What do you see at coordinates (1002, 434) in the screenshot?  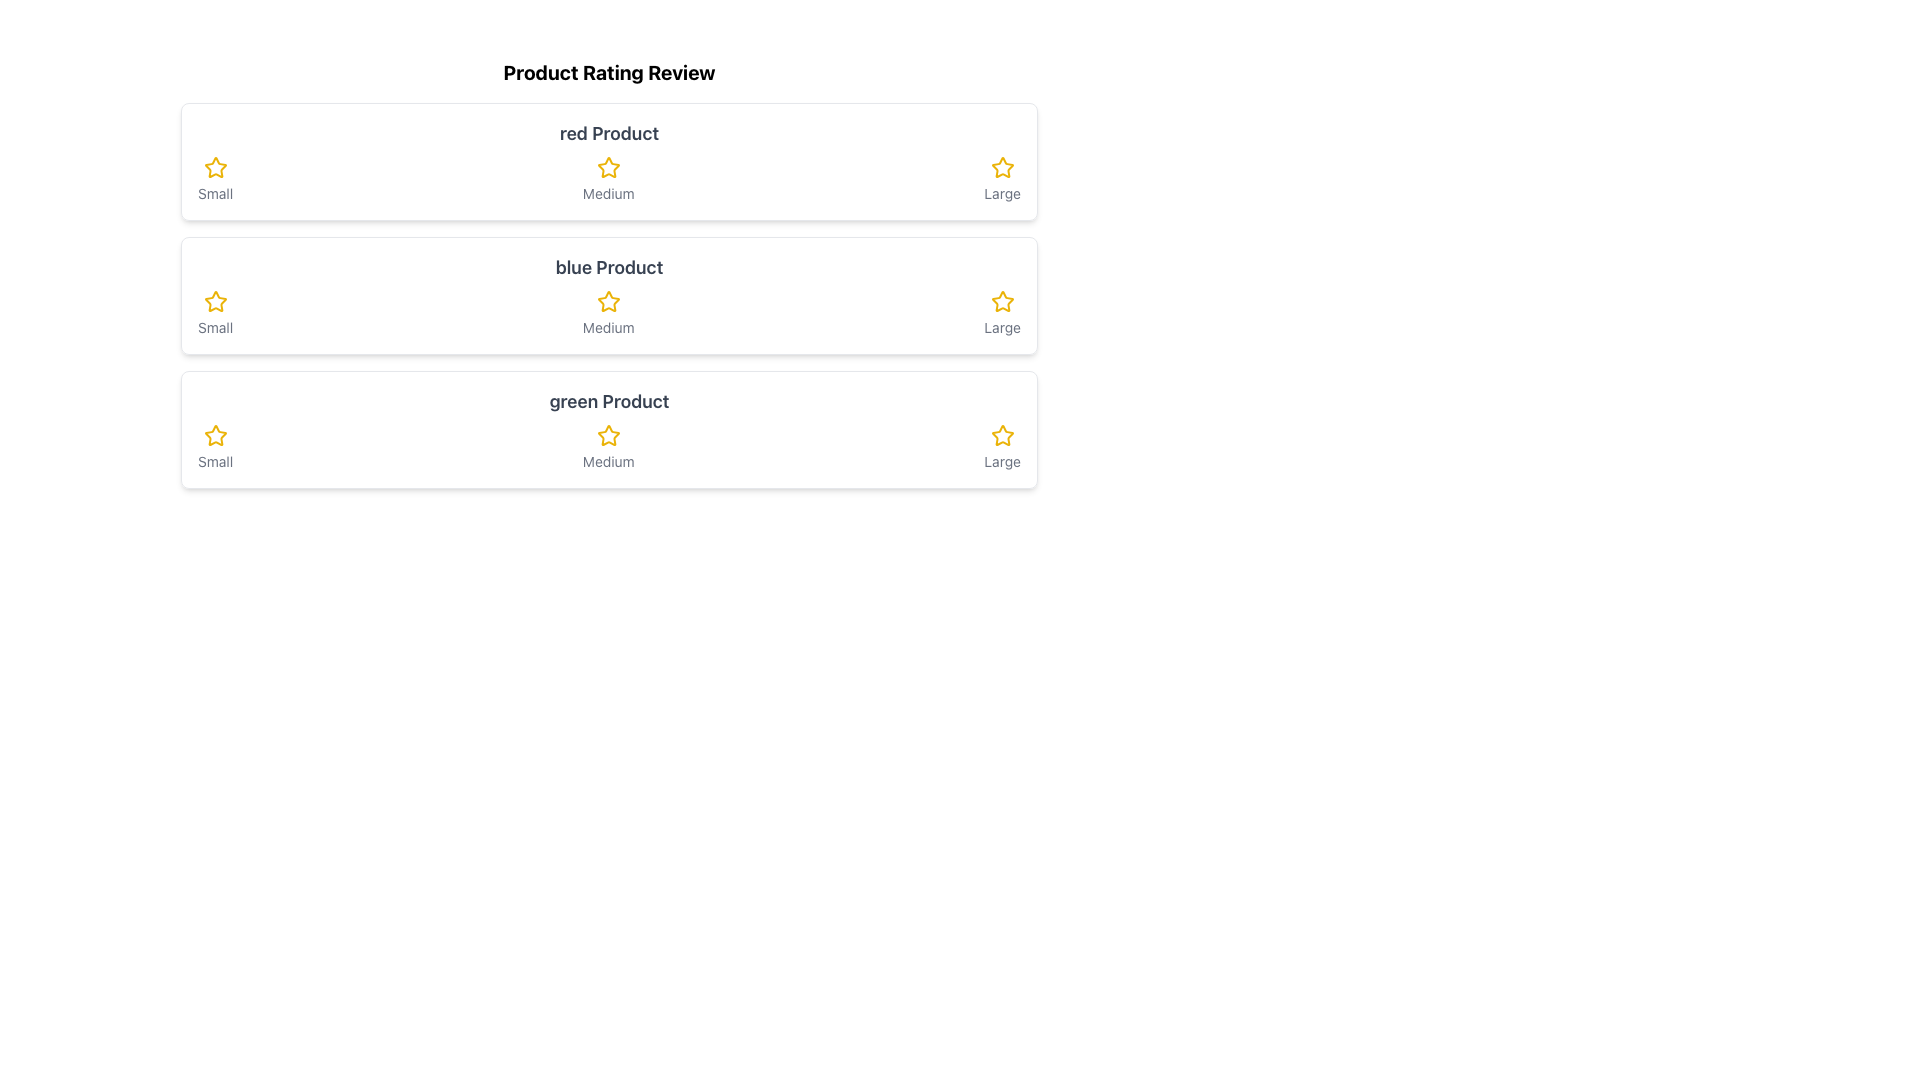 I see `the yellow star icon with a hollow center located in the 'green Product' section, adjacent to the label 'Large'` at bounding box center [1002, 434].